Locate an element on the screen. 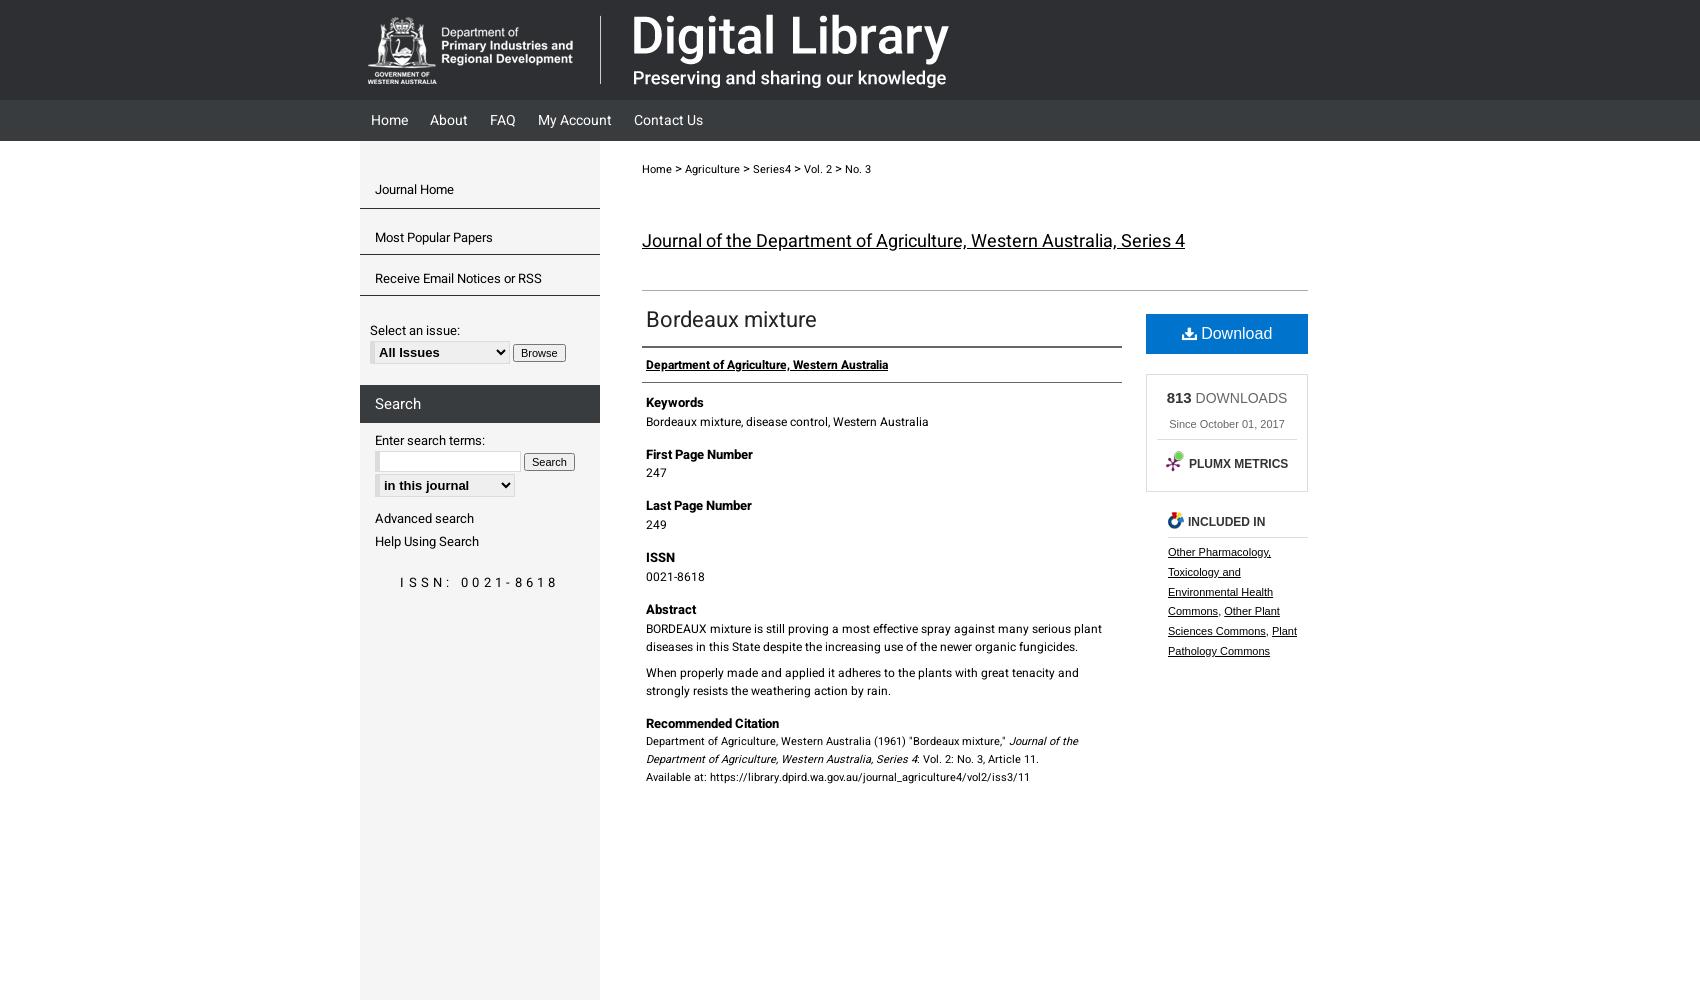 The image size is (1700, 1000). 'Plant Pathology Commons' is located at coordinates (1231, 641).